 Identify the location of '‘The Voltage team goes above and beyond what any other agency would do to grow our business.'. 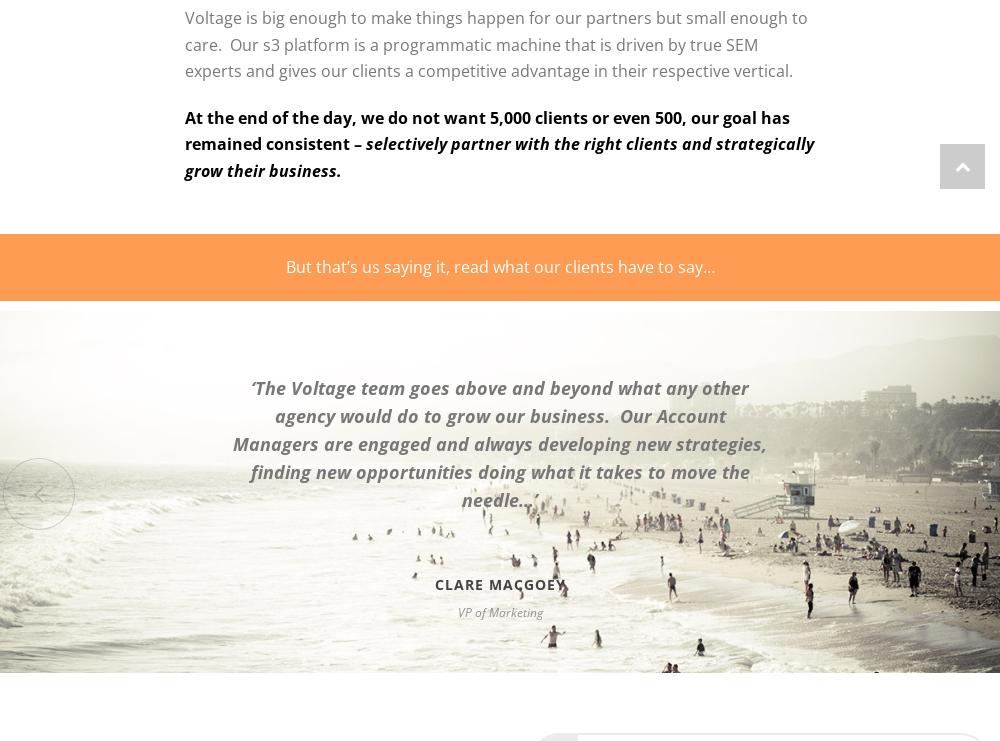
(500, 400).